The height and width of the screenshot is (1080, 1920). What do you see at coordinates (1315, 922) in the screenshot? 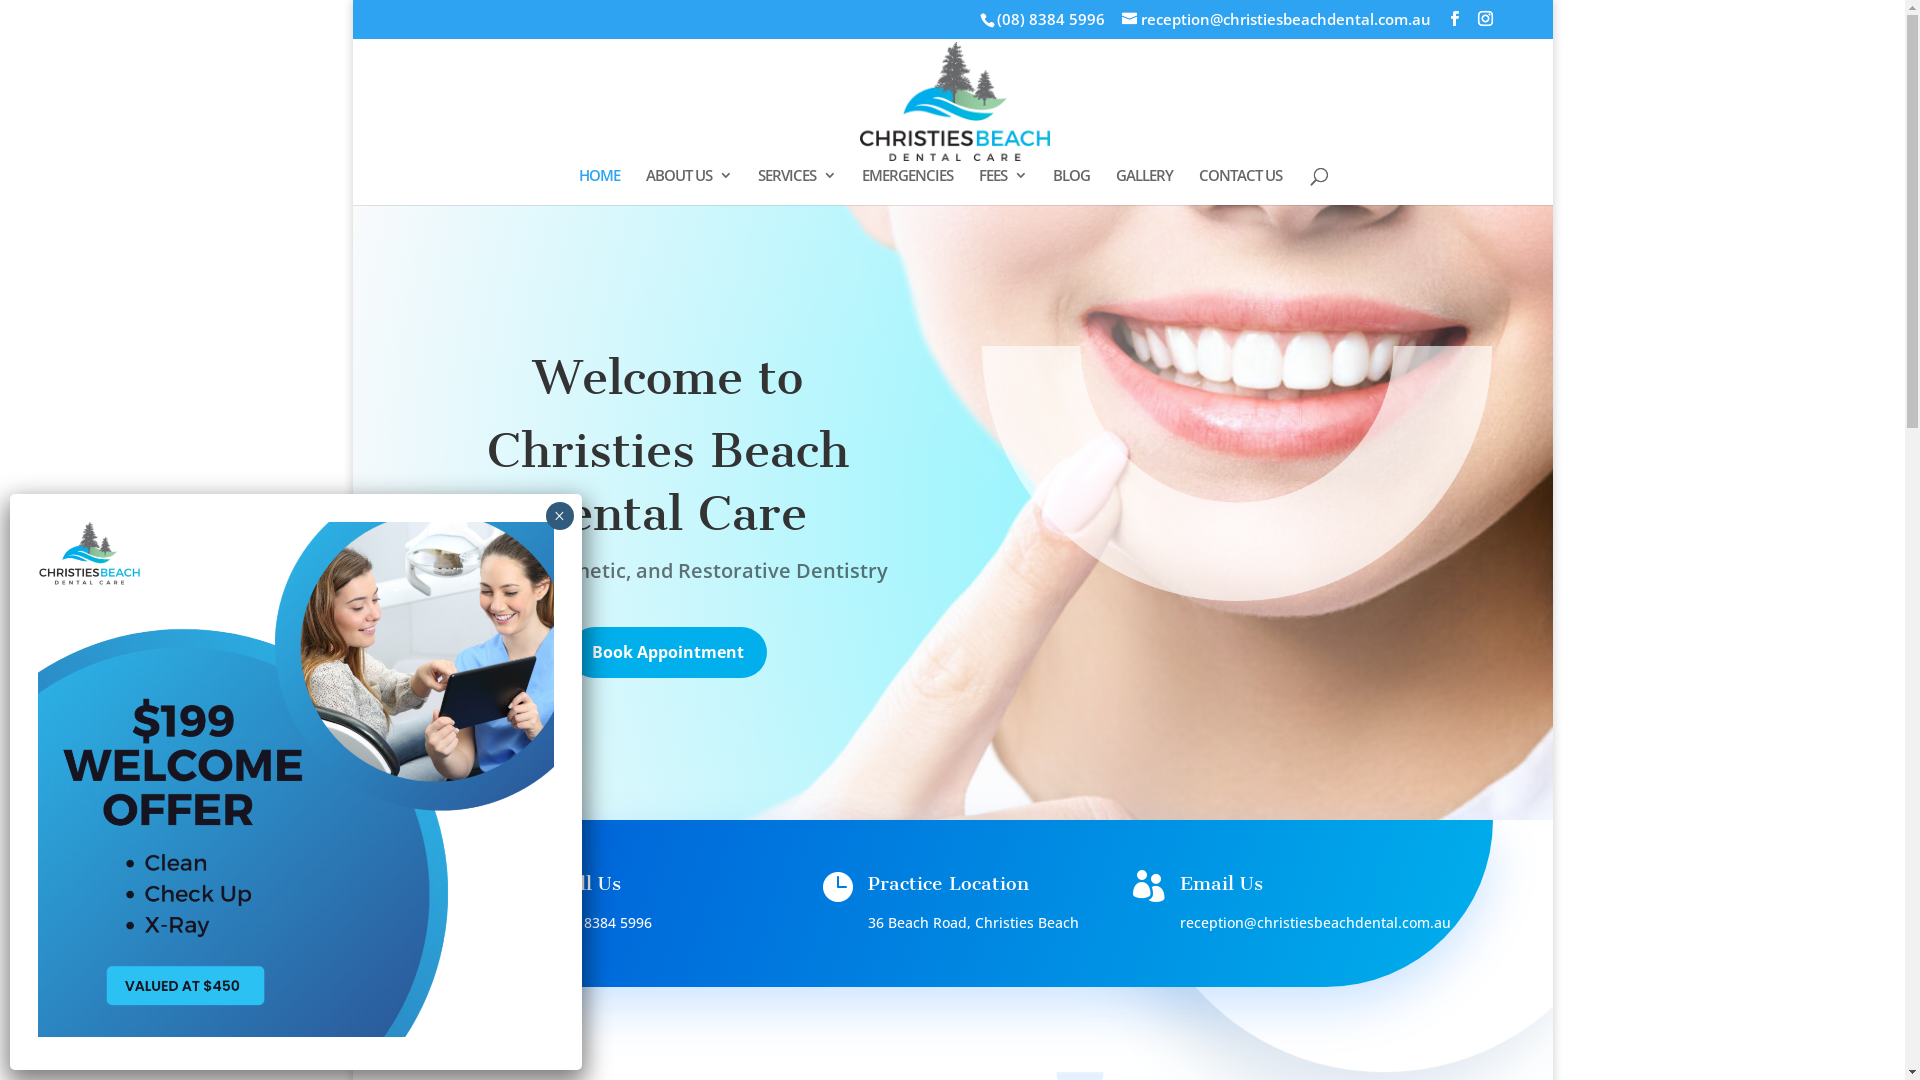
I see `'reception@christiesbeachdental.com.au'` at bounding box center [1315, 922].